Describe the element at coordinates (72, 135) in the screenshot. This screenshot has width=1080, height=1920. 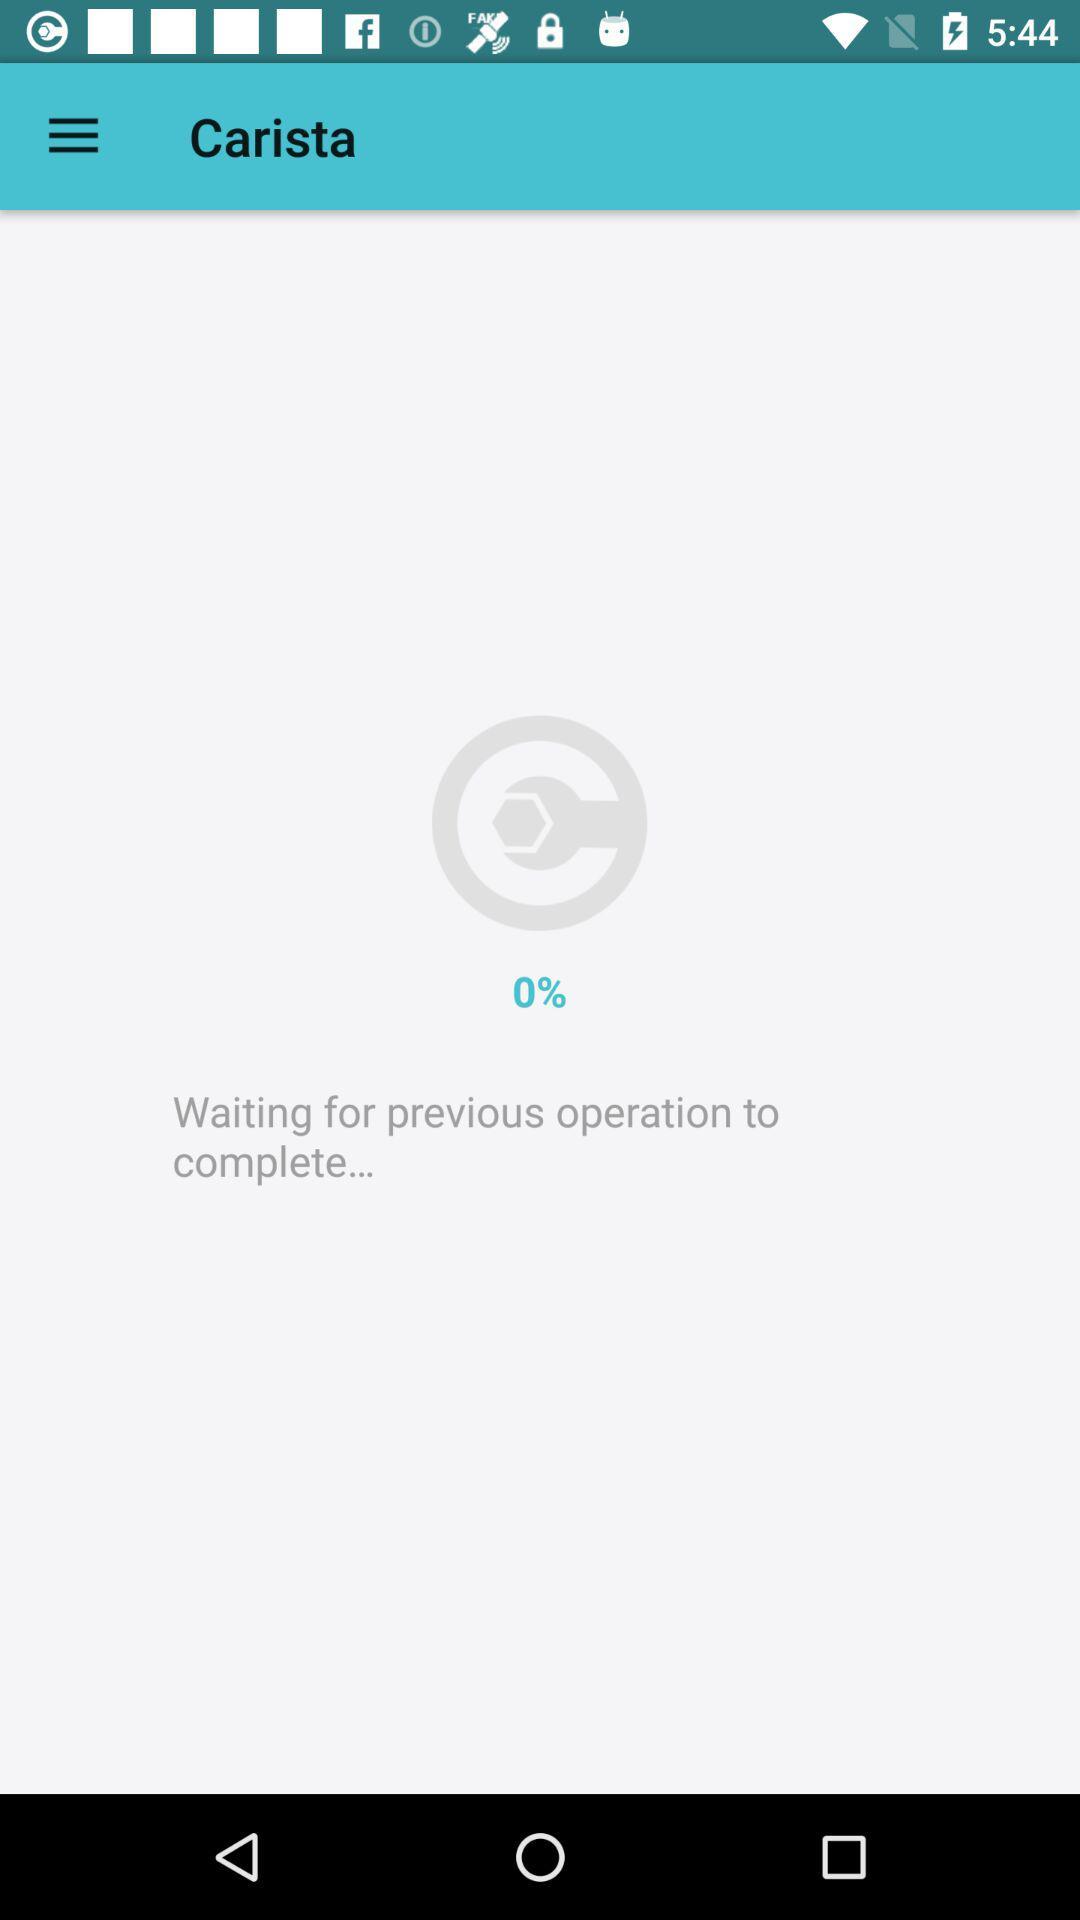
I see `item to the left of carista icon` at that location.